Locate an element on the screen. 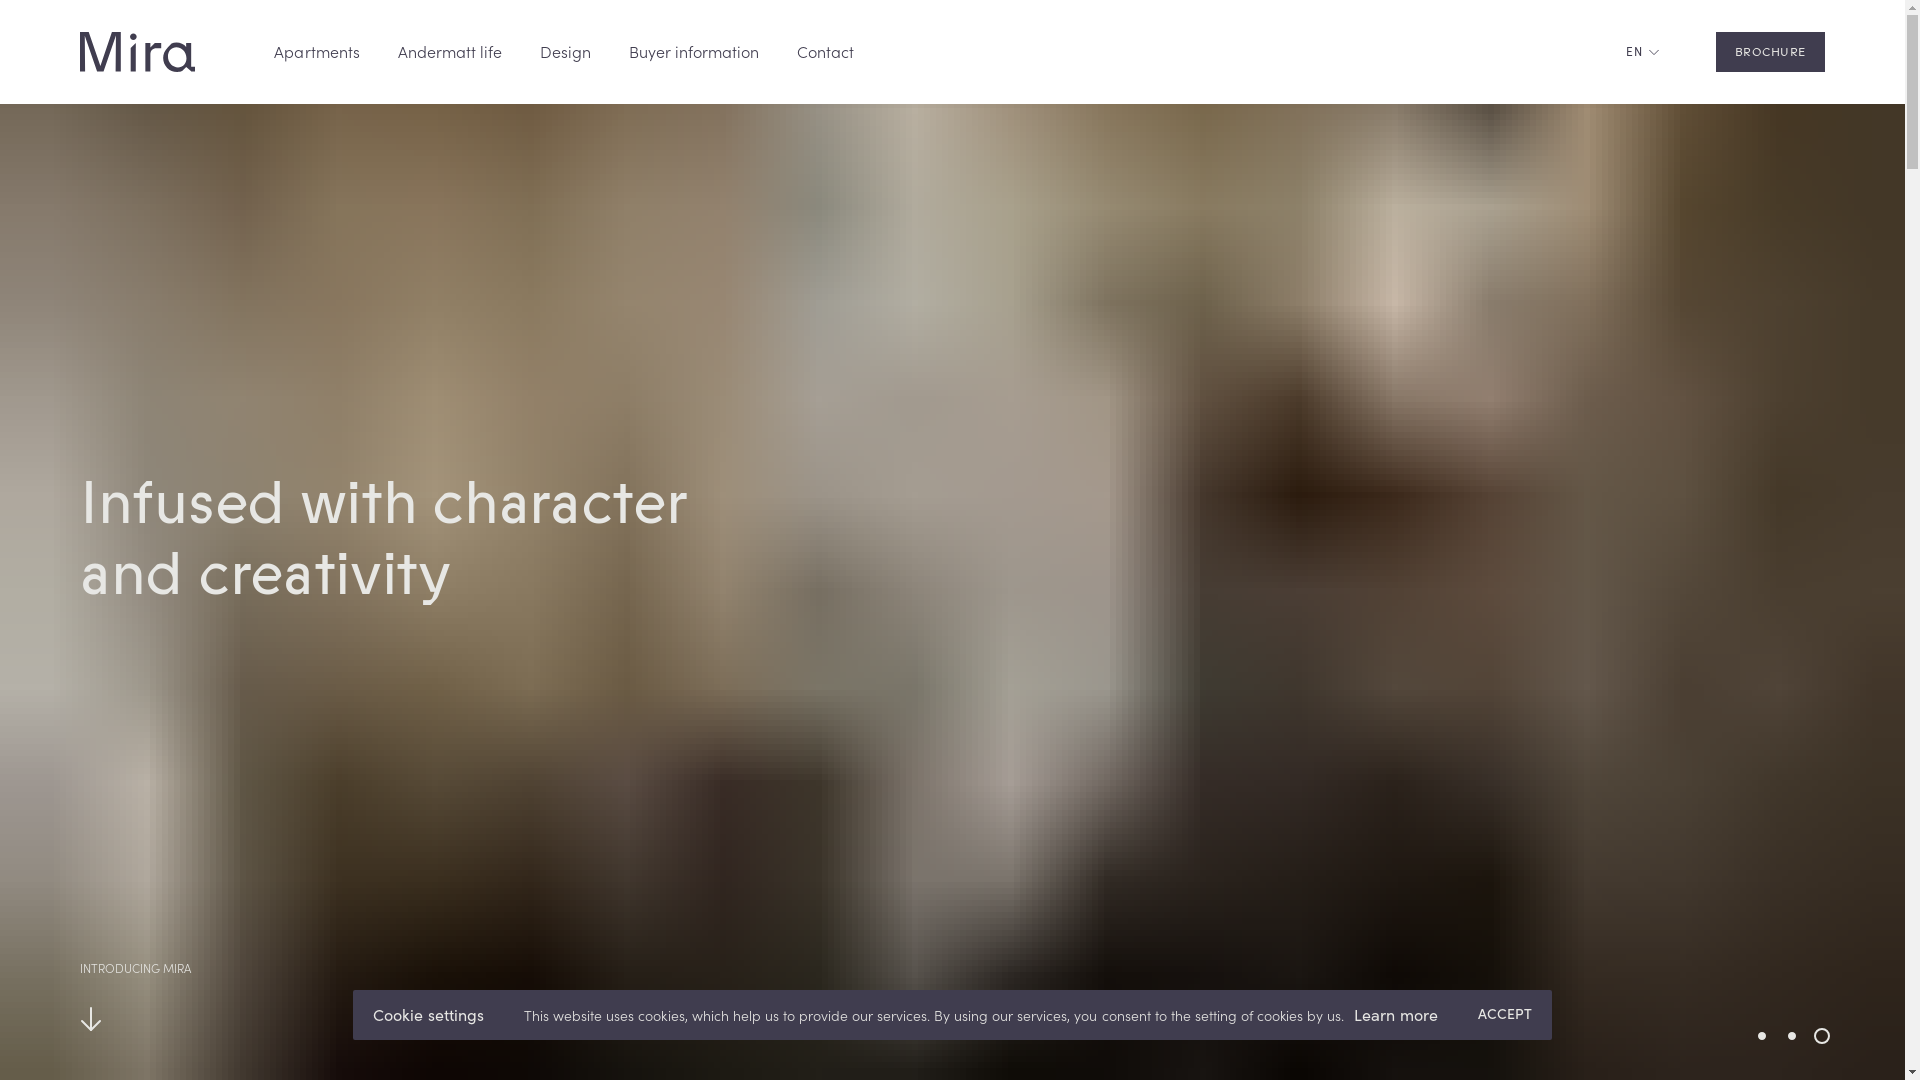 Image resolution: width=1920 pixels, height=1080 pixels. 'Apartments' is located at coordinates (315, 50).